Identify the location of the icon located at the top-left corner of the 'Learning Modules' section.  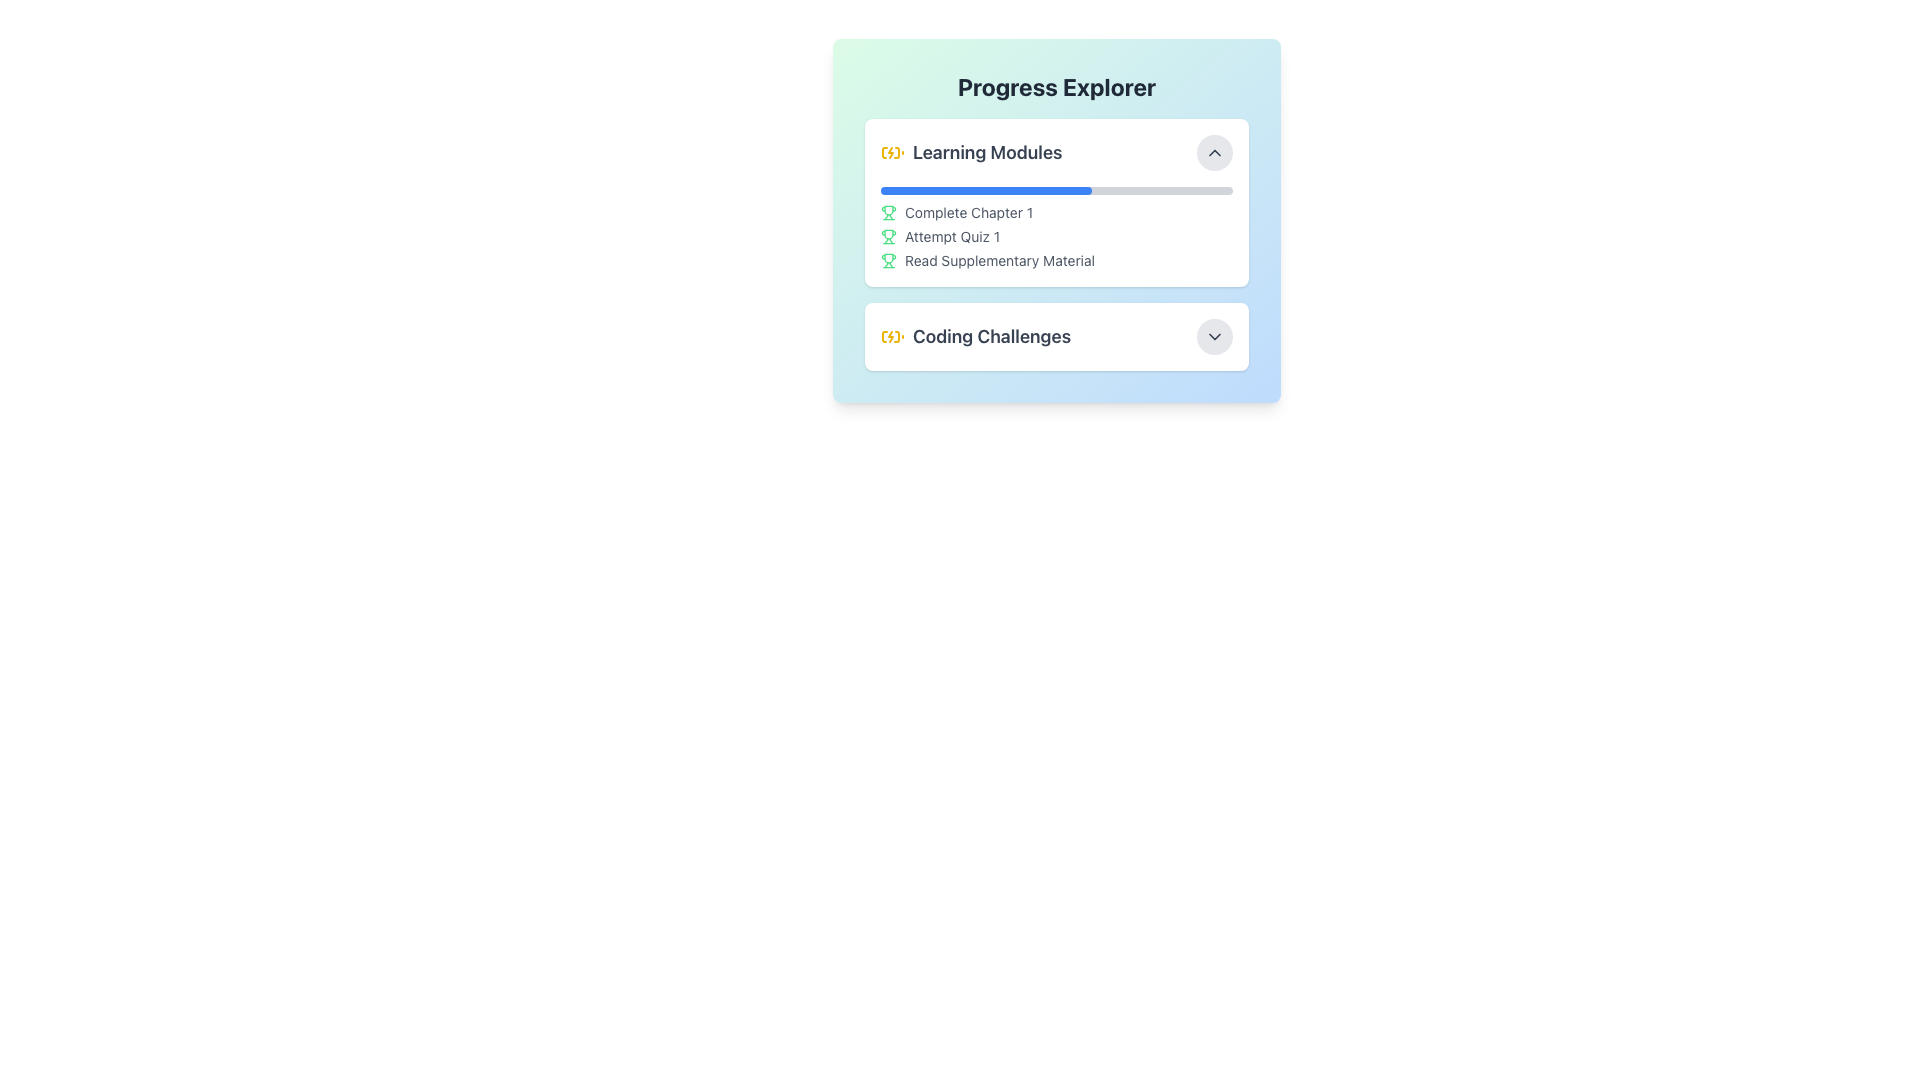
(891, 152).